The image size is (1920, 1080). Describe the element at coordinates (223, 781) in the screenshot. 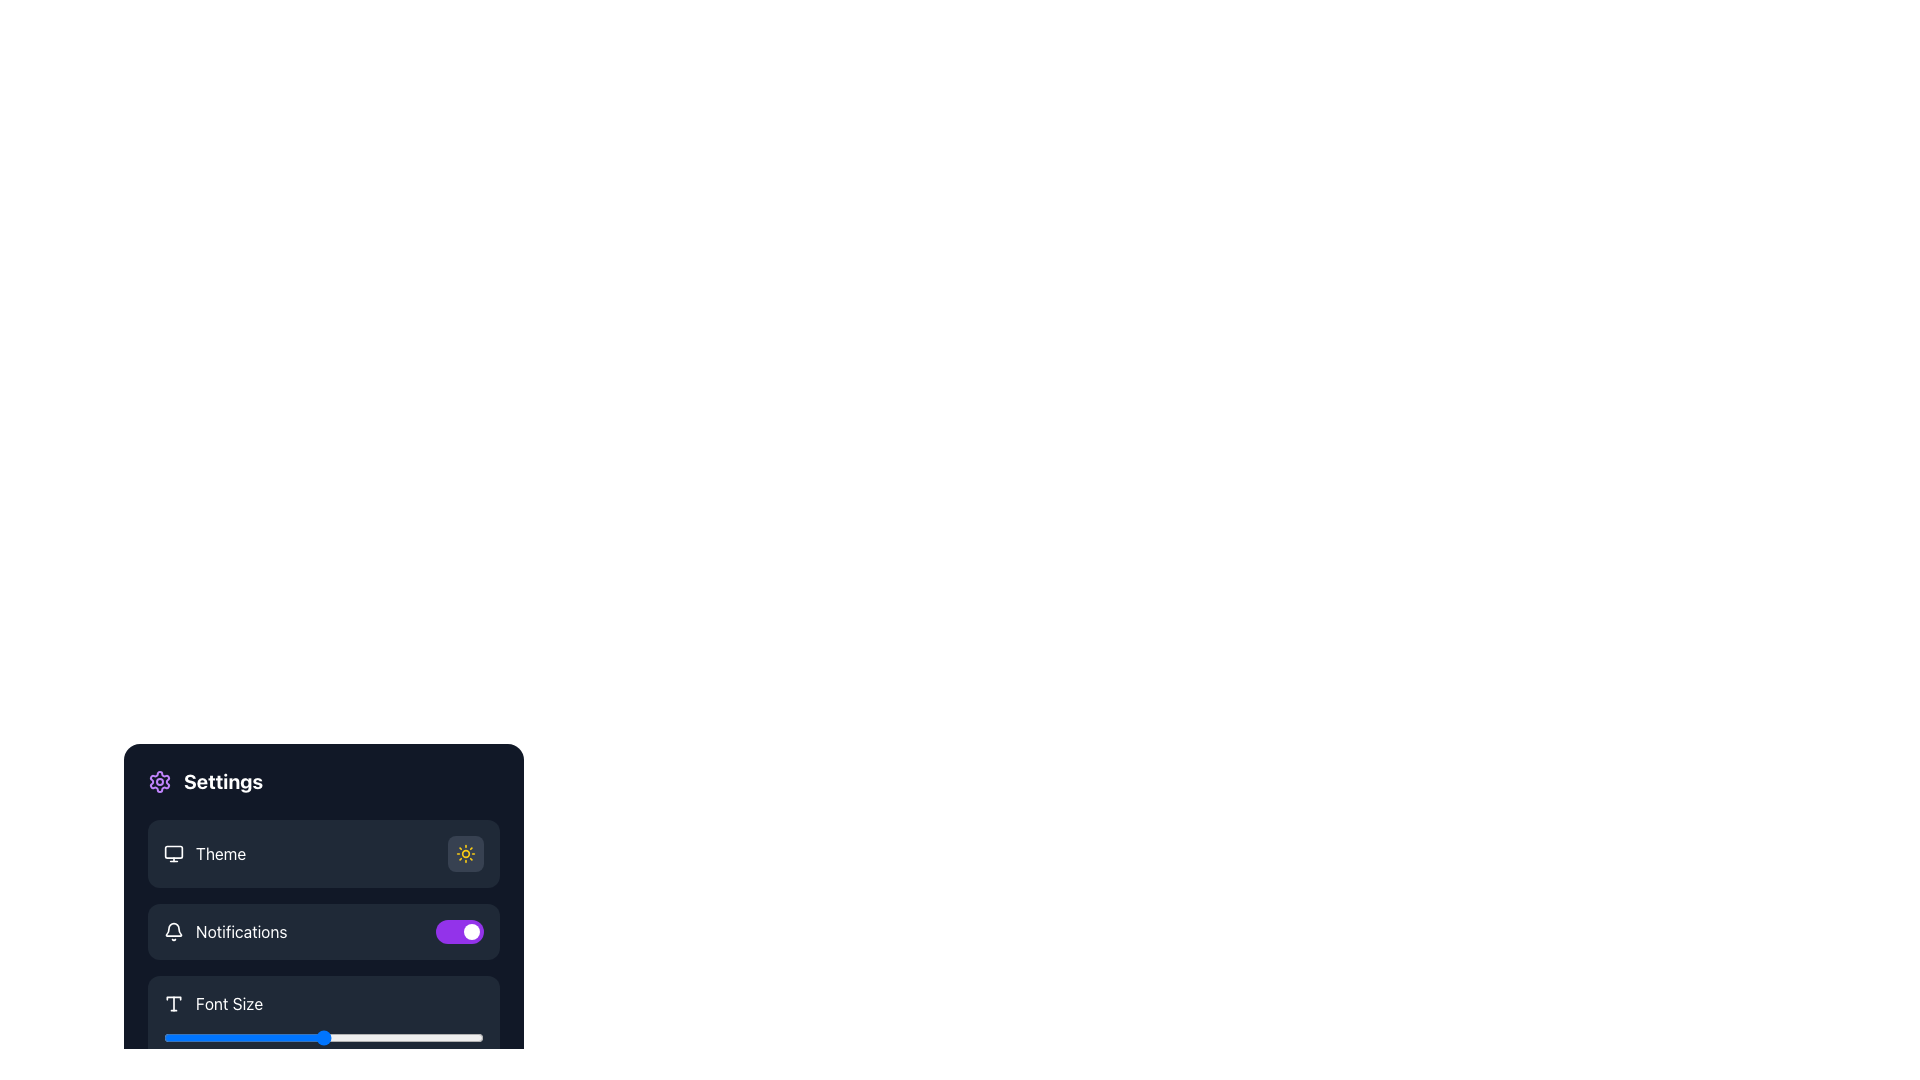

I see `the text label that serves as a header for the settings panel, indicating its purpose to users` at that location.